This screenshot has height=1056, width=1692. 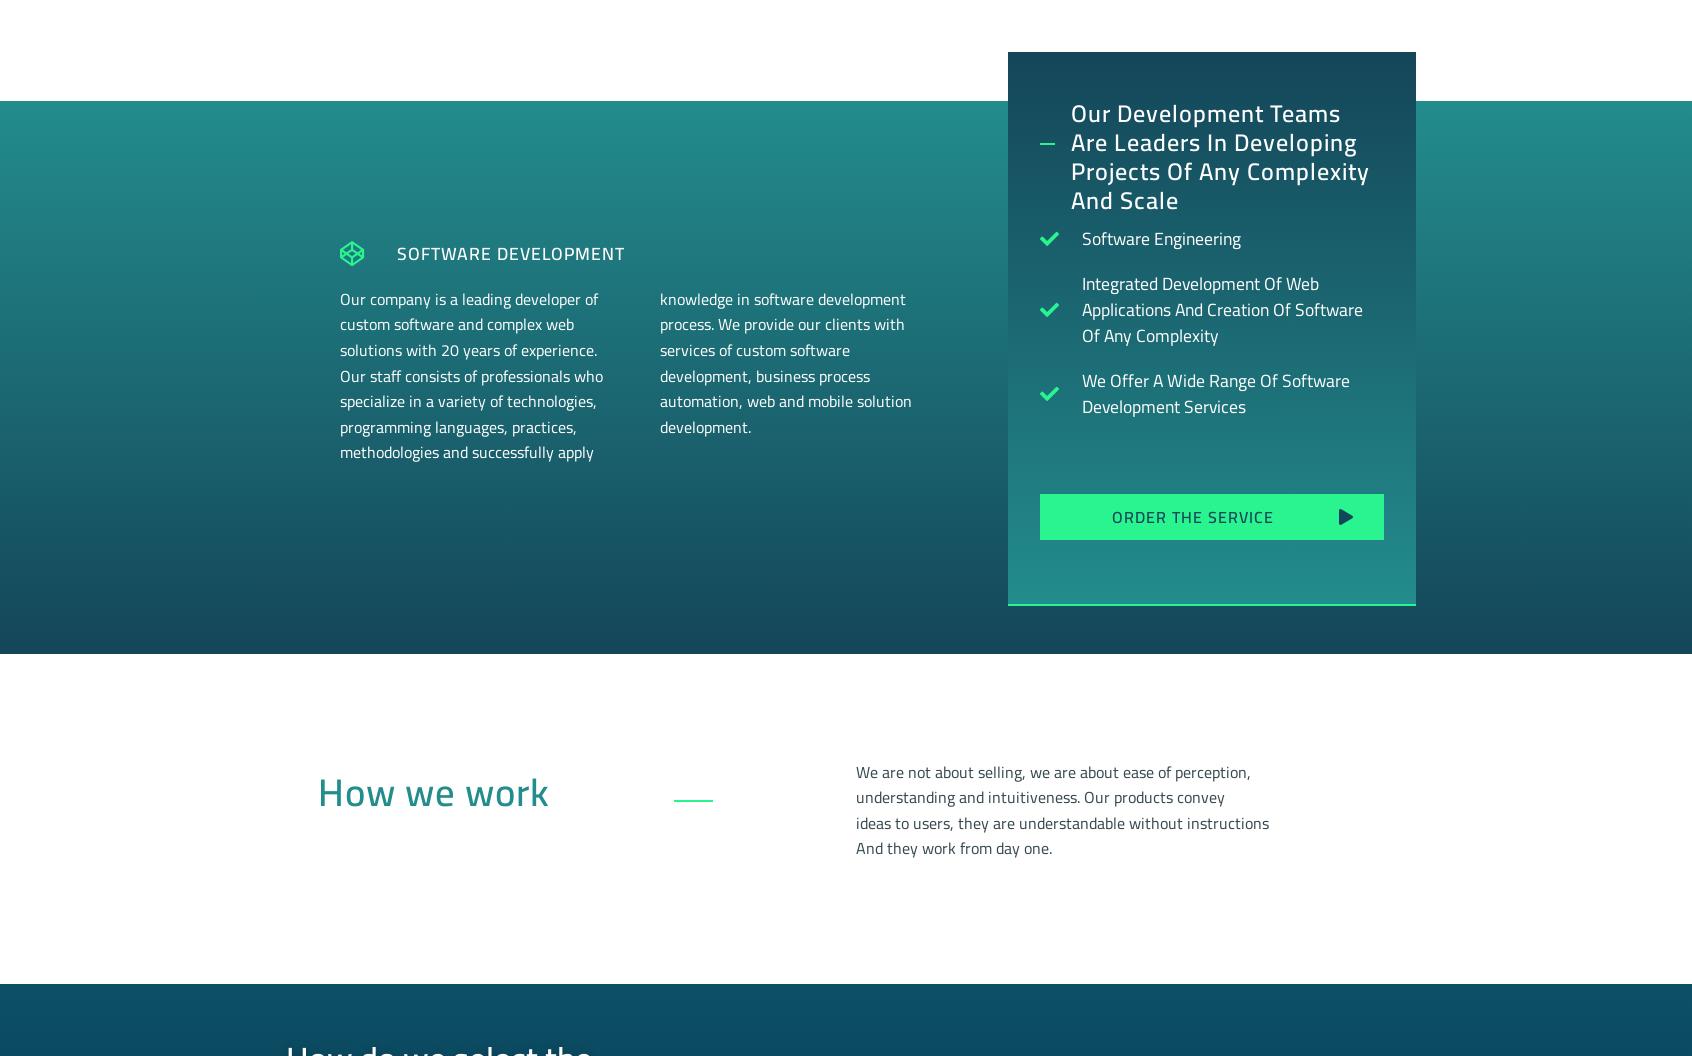 What do you see at coordinates (1191, 514) in the screenshot?
I see `'Order the service'` at bounding box center [1191, 514].